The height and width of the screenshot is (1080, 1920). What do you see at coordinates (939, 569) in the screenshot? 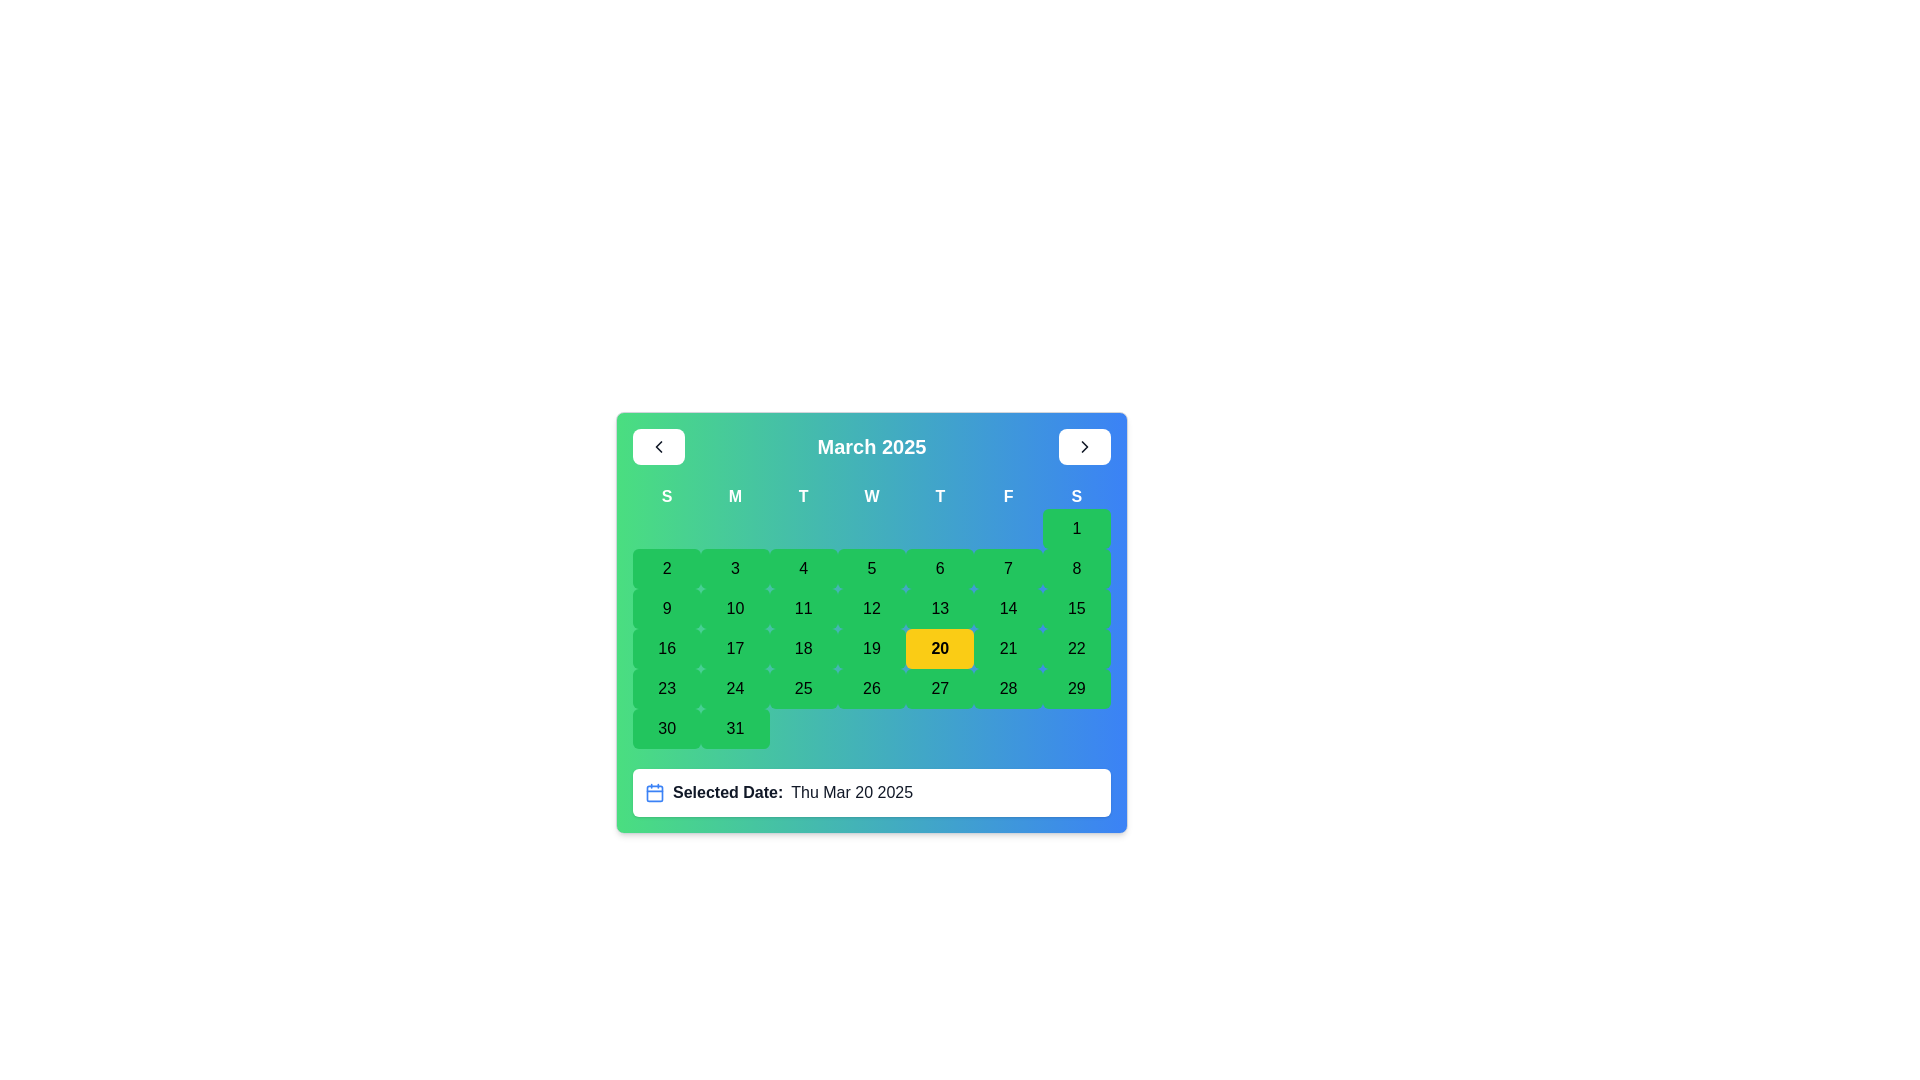
I see `the calendar date button representing '6'` at bounding box center [939, 569].